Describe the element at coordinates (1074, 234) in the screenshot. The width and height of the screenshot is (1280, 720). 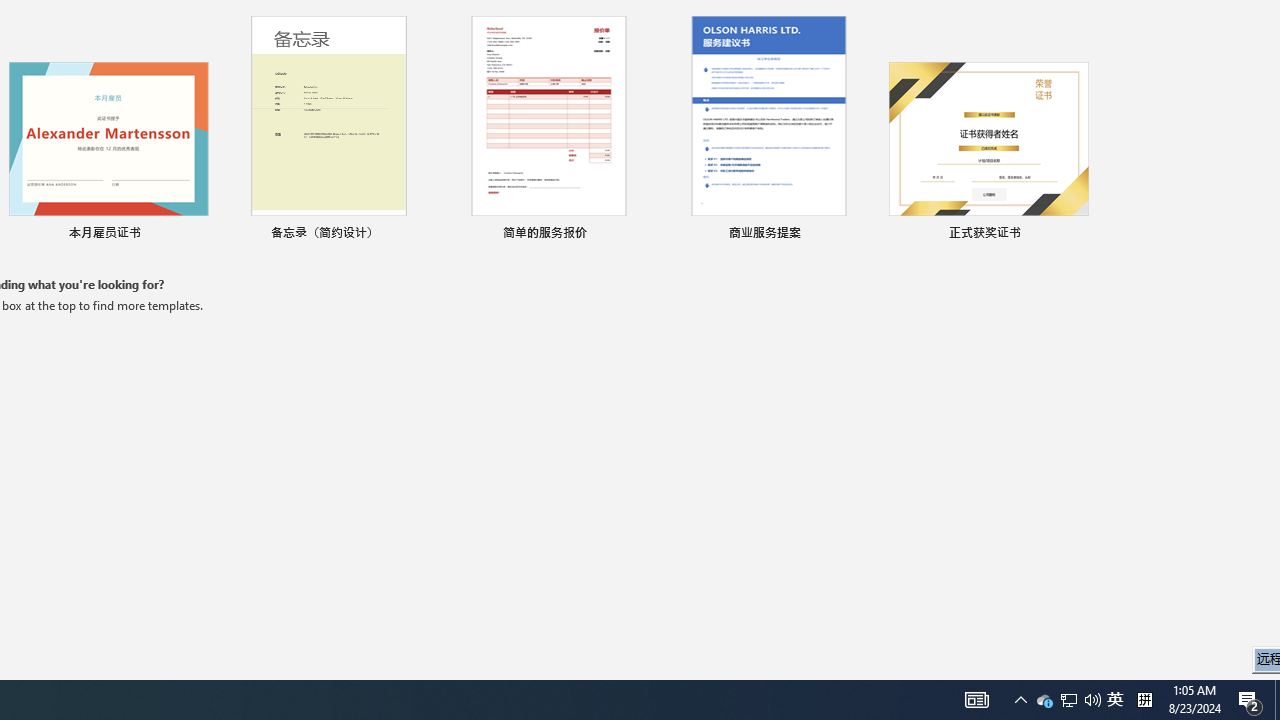
I see `'Pin to list'` at that location.